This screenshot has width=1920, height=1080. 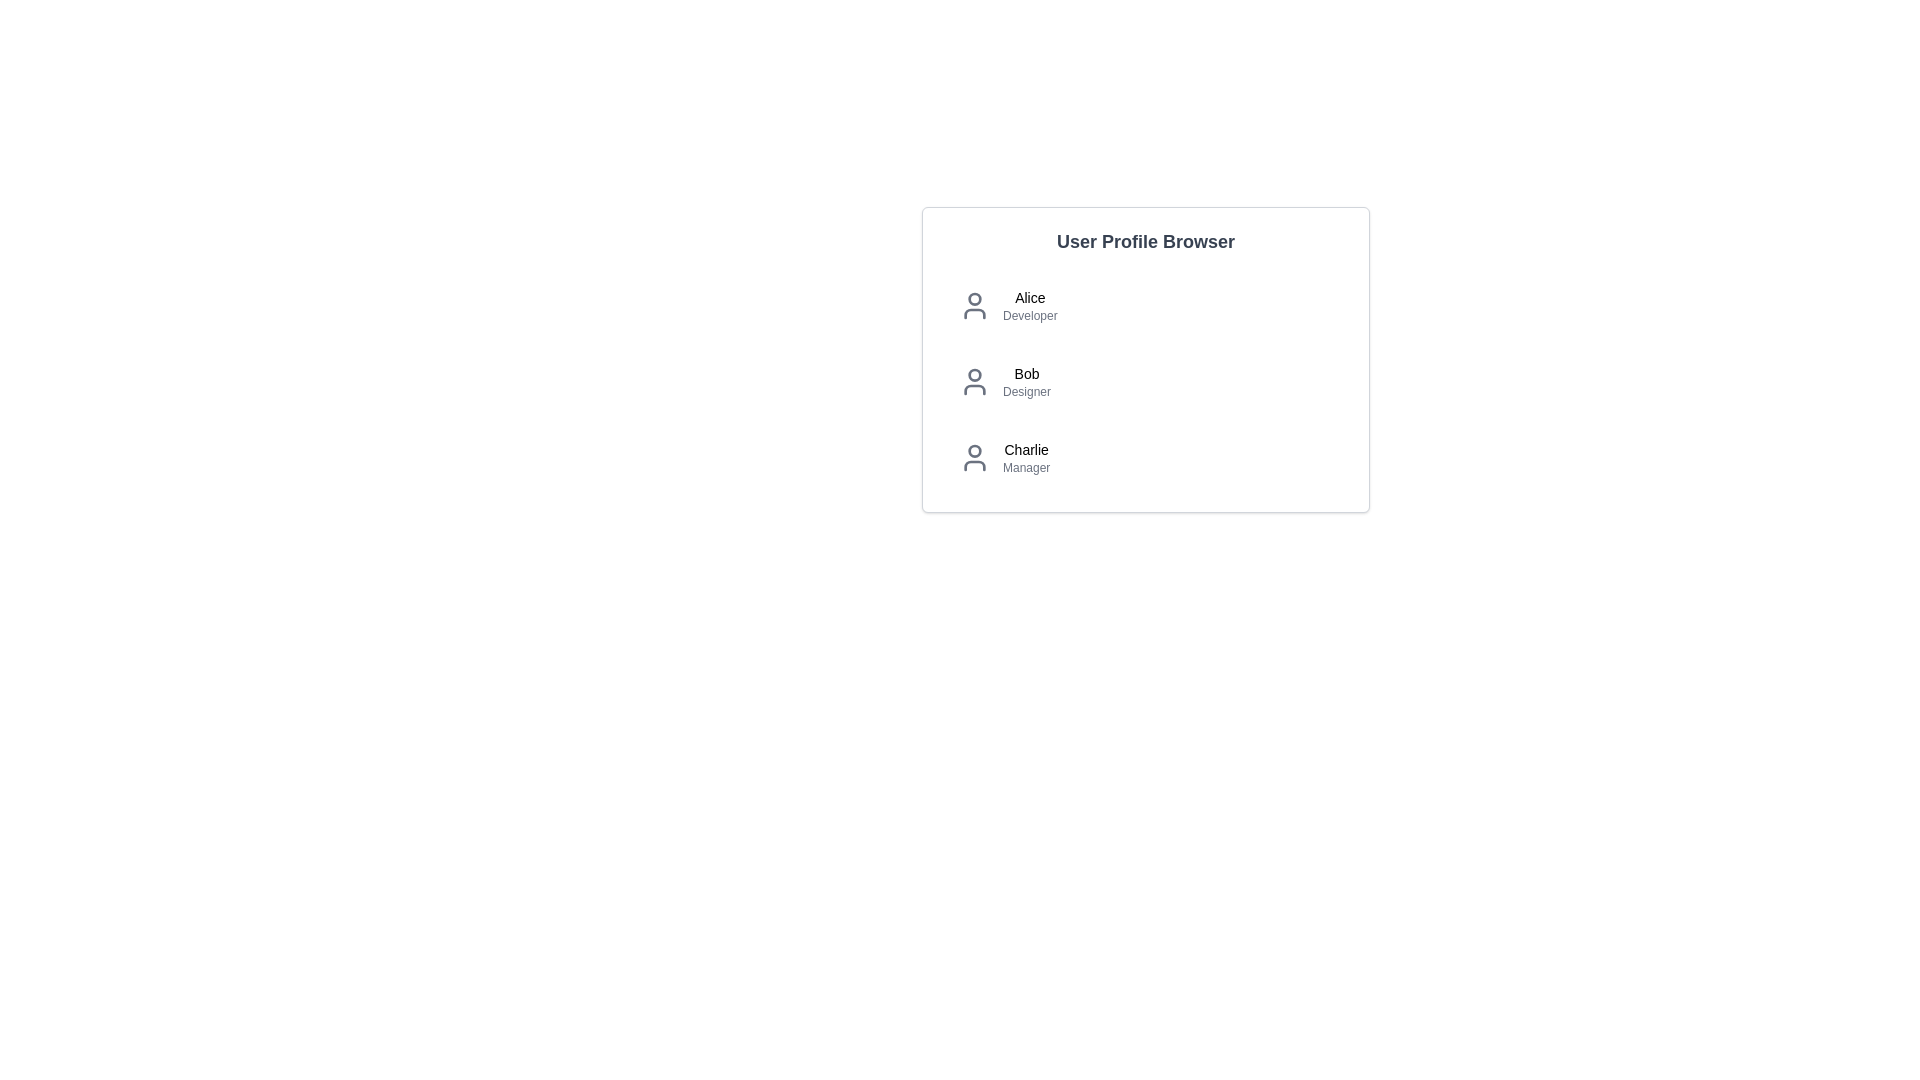 I want to click on the small circle within the user profile icon representing Charlie, located in the third position of the user profile browser, so click(x=974, y=451).